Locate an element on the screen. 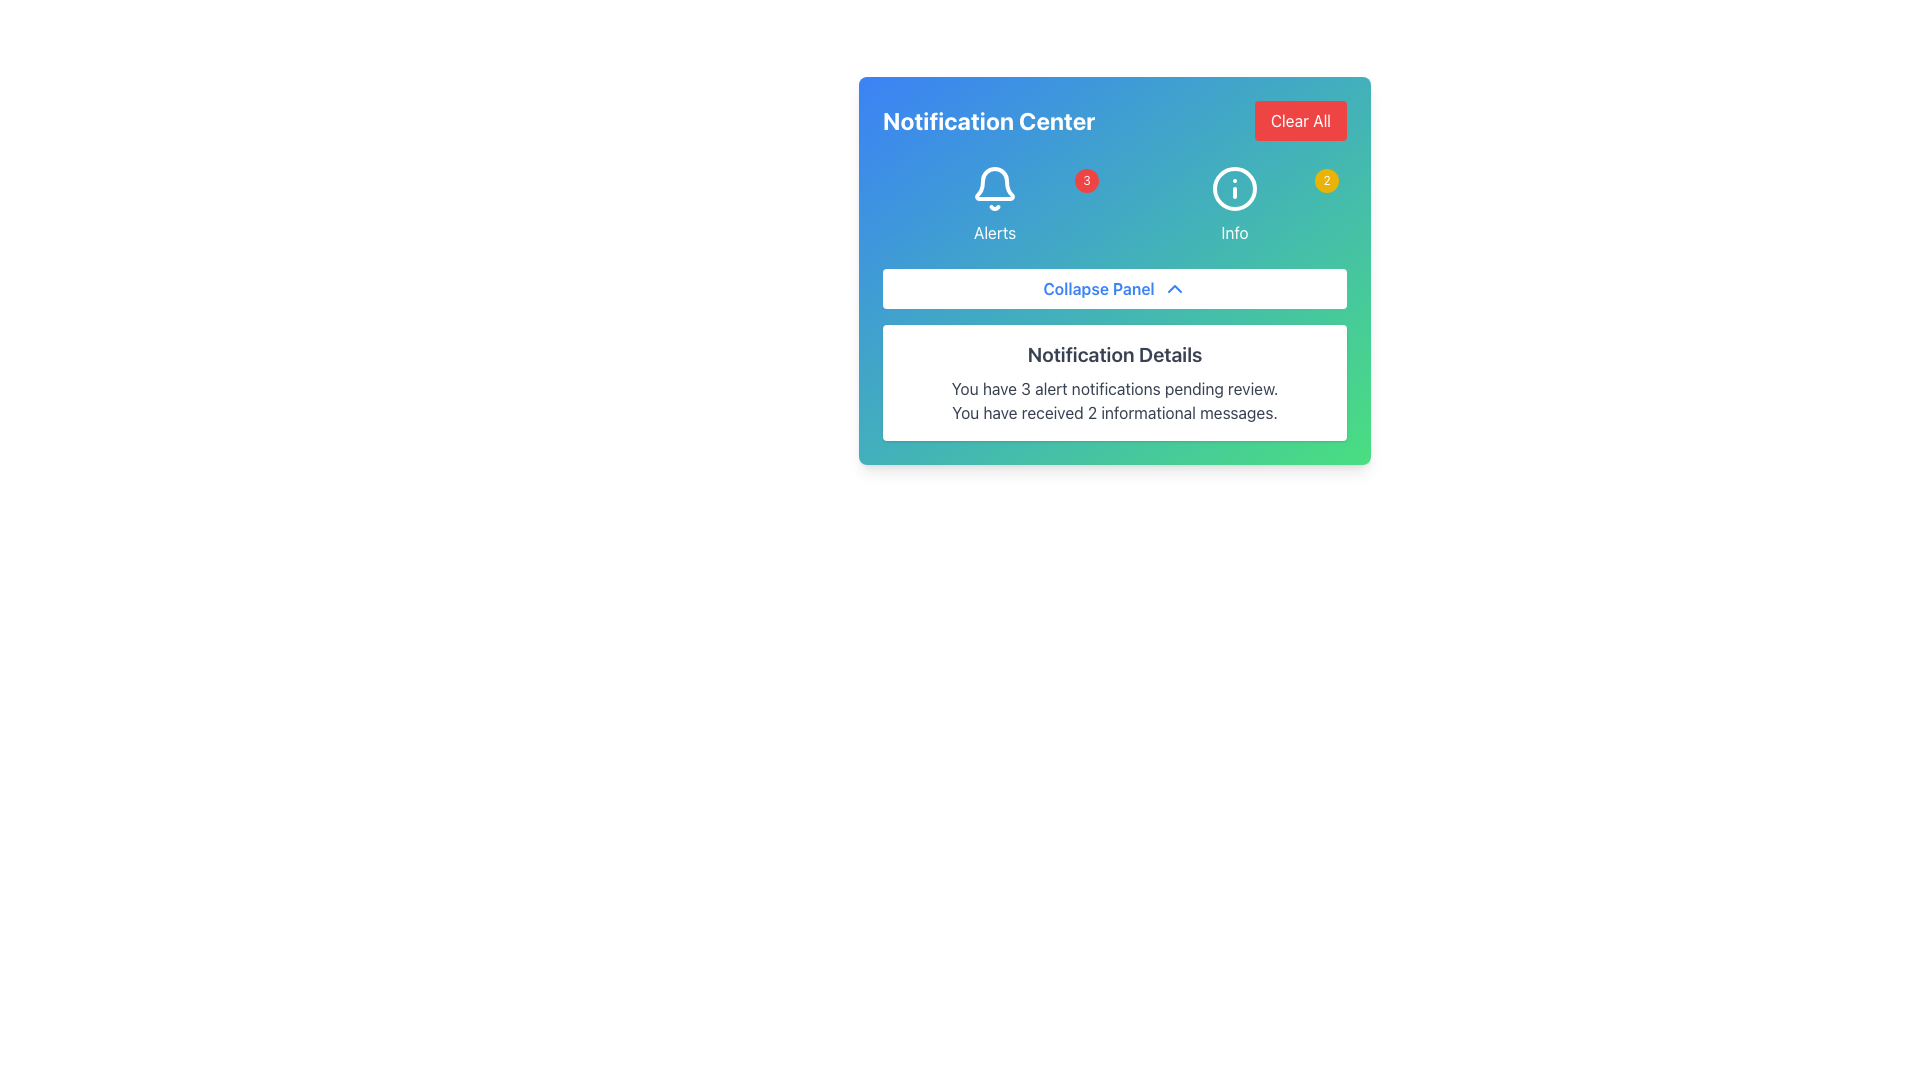 The height and width of the screenshot is (1080, 1920). text content of the notification box with a white background and shadow, containing the header 'Notification Details' and two lines of smaller text about alert notifications and informational messages is located at coordinates (1113, 382).